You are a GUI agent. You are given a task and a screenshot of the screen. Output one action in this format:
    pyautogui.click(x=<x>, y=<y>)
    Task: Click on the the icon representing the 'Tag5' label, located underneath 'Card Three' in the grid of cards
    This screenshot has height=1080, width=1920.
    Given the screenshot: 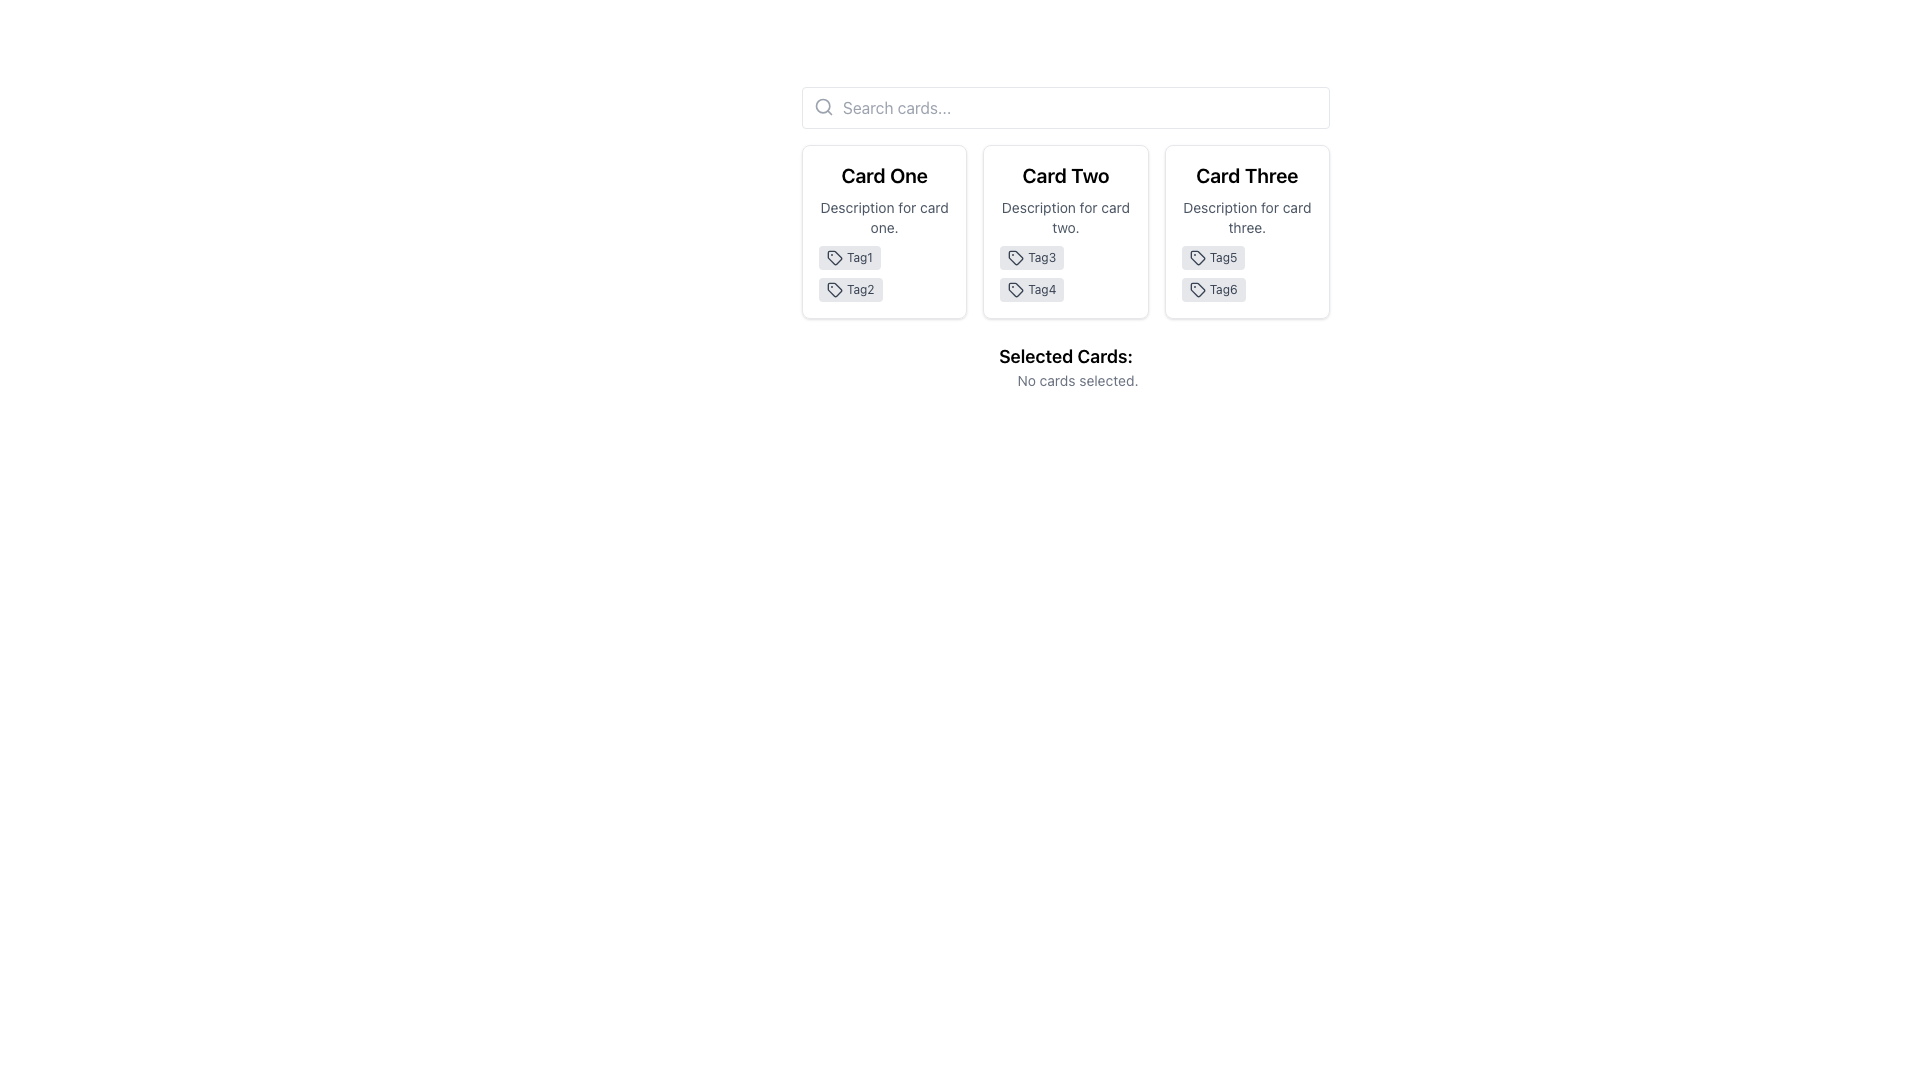 What is the action you would take?
    pyautogui.click(x=1197, y=257)
    